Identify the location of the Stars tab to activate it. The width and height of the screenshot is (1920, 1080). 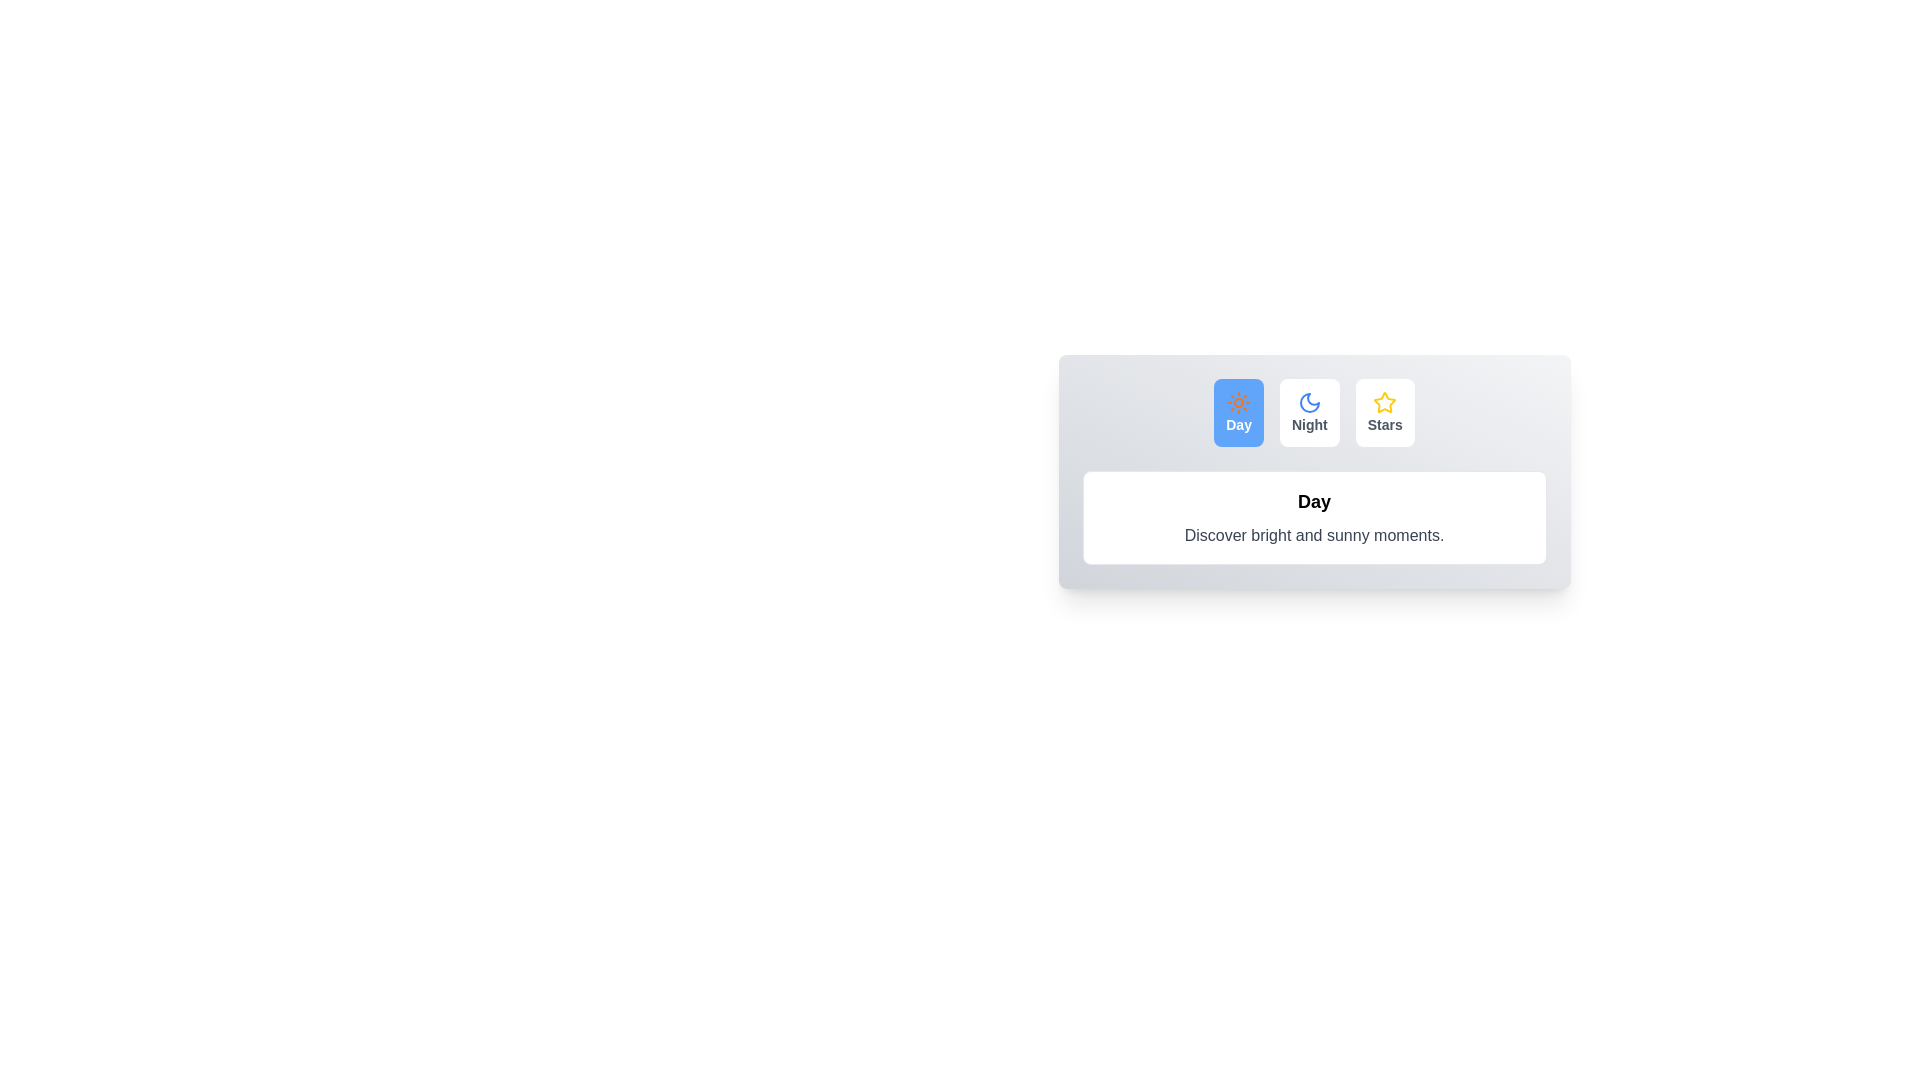
(1384, 411).